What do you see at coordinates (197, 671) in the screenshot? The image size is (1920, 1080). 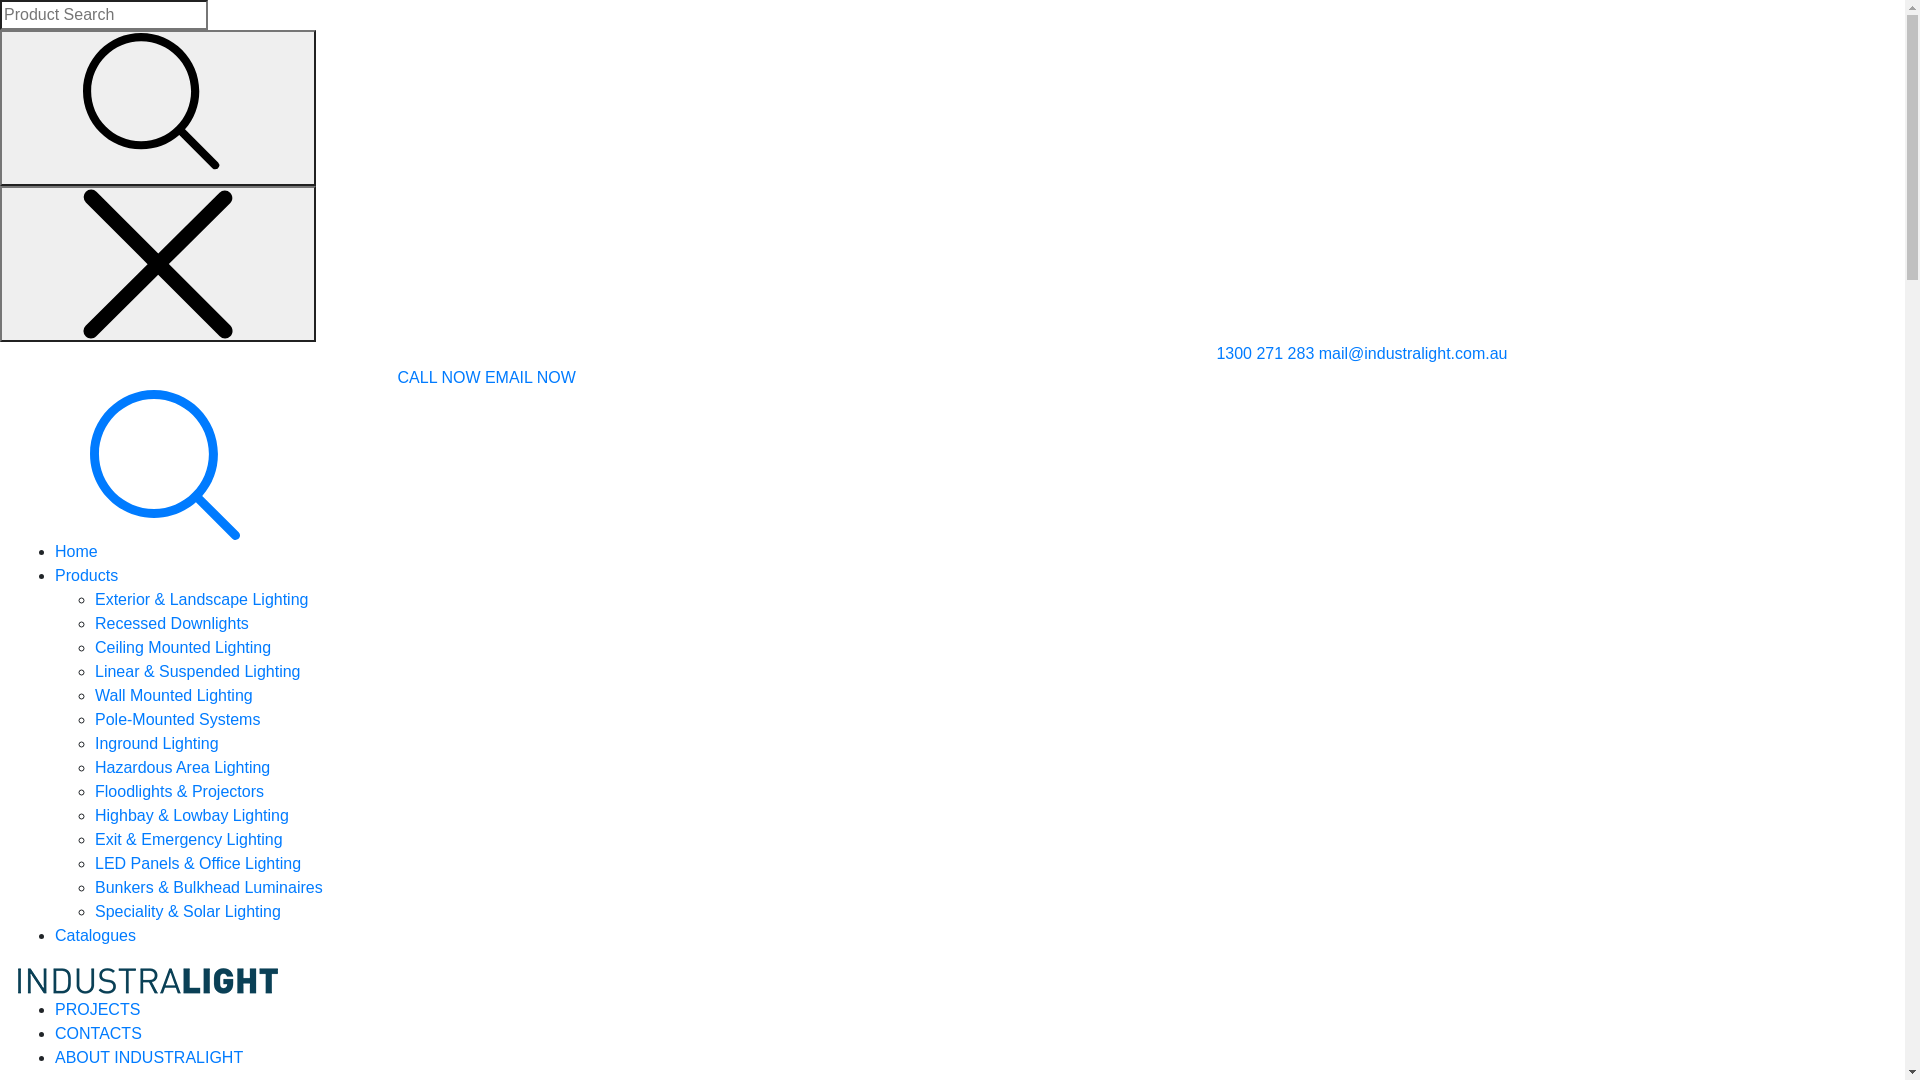 I see `'Linear & Suspended Lighting'` at bounding box center [197, 671].